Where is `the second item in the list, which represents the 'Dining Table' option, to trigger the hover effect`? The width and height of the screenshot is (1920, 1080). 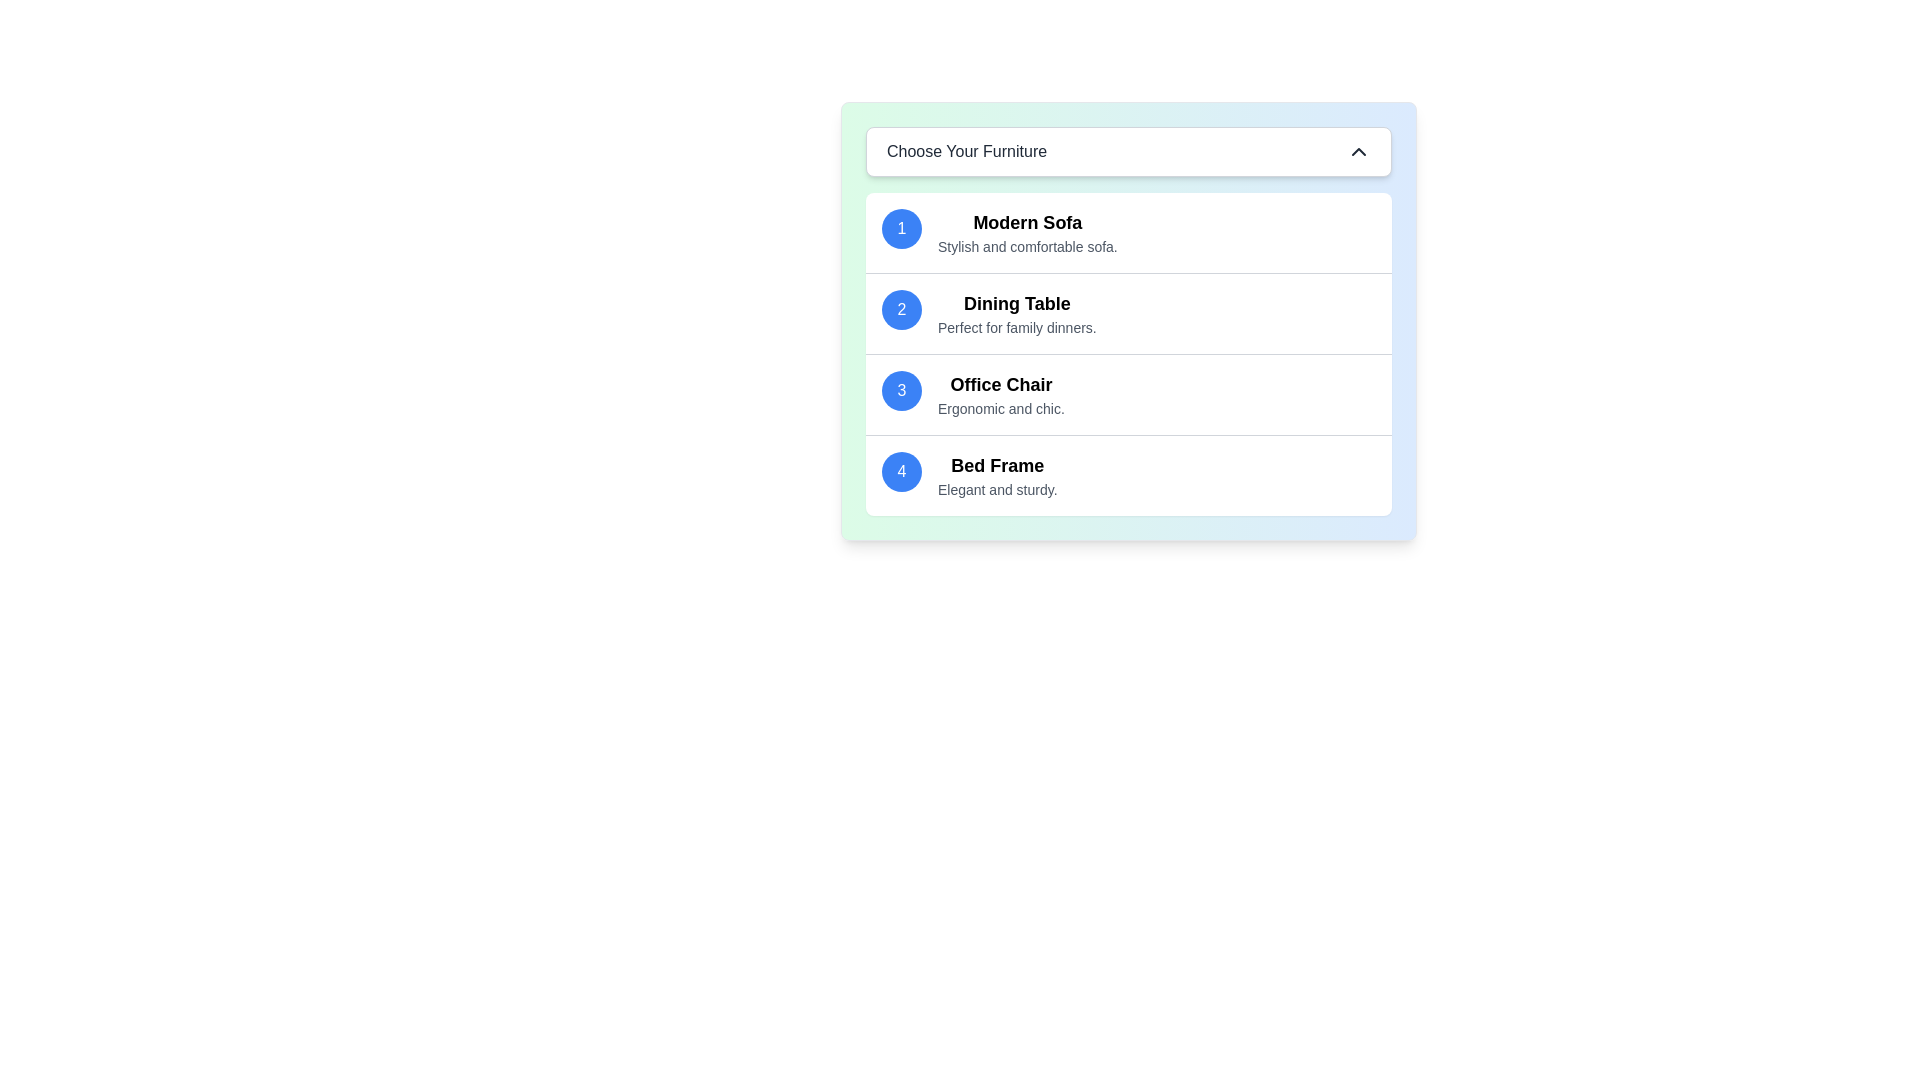
the second item in the list, which represents the 'Dining Table' option, to trigger the hover effect is located at coordinates (1128, 313).